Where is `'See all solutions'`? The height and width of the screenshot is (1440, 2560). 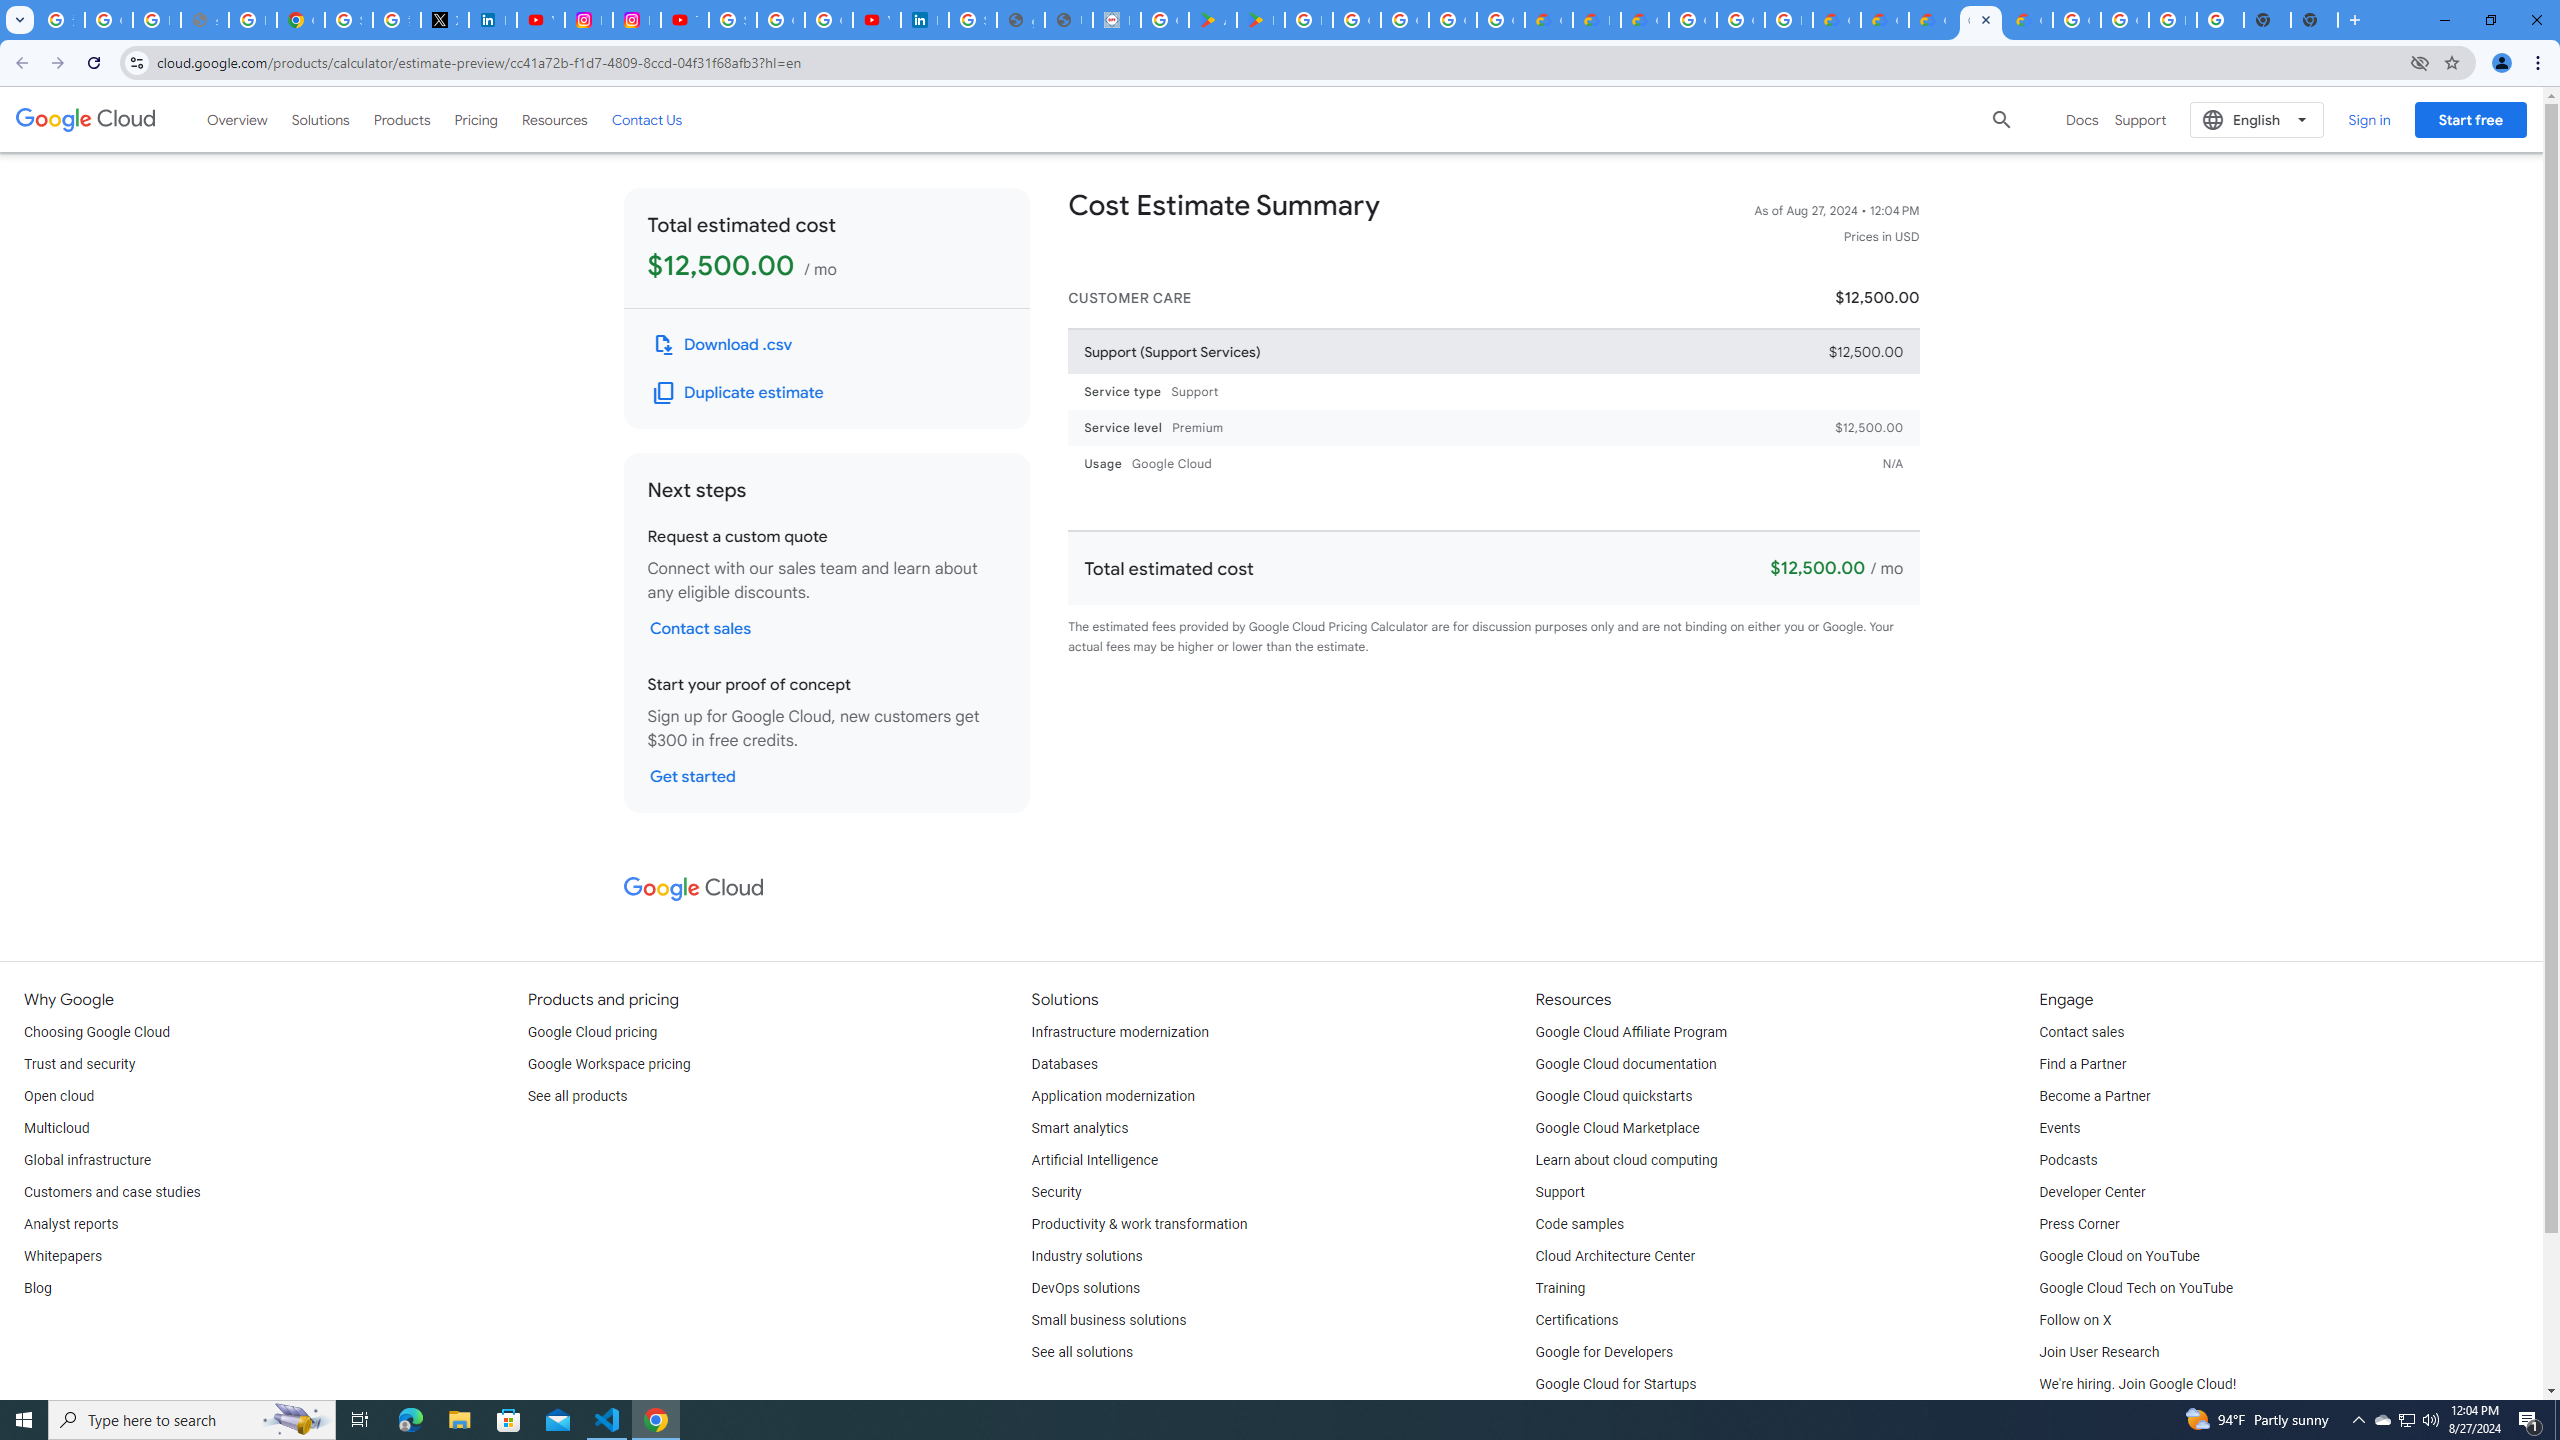
'See all solutions' is located at coordinates (1081, 1351).